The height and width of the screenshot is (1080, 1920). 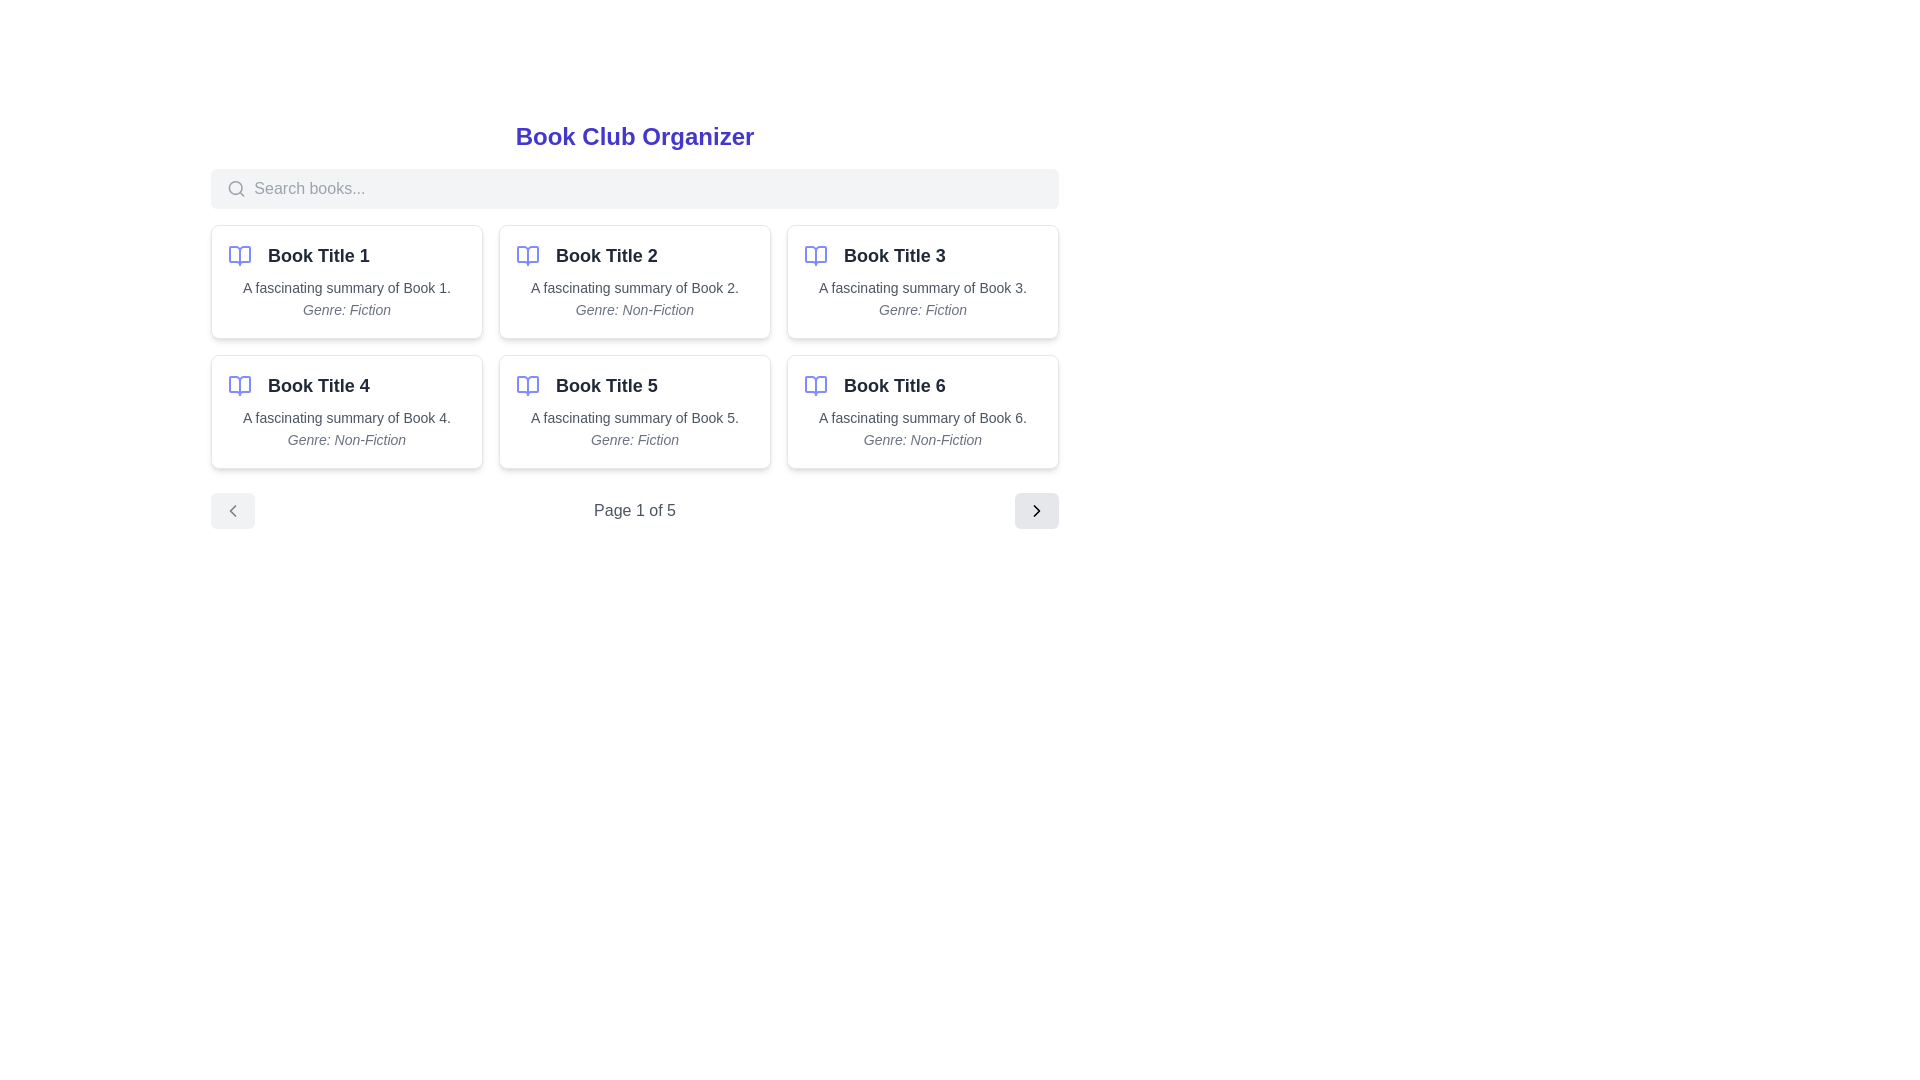 What do you see at coordinates (921, 385) in the screenshot?
I see `the text label element for 'Book Title 6' located in the sixth card of the grid layout` at bounding box center [921, 385].